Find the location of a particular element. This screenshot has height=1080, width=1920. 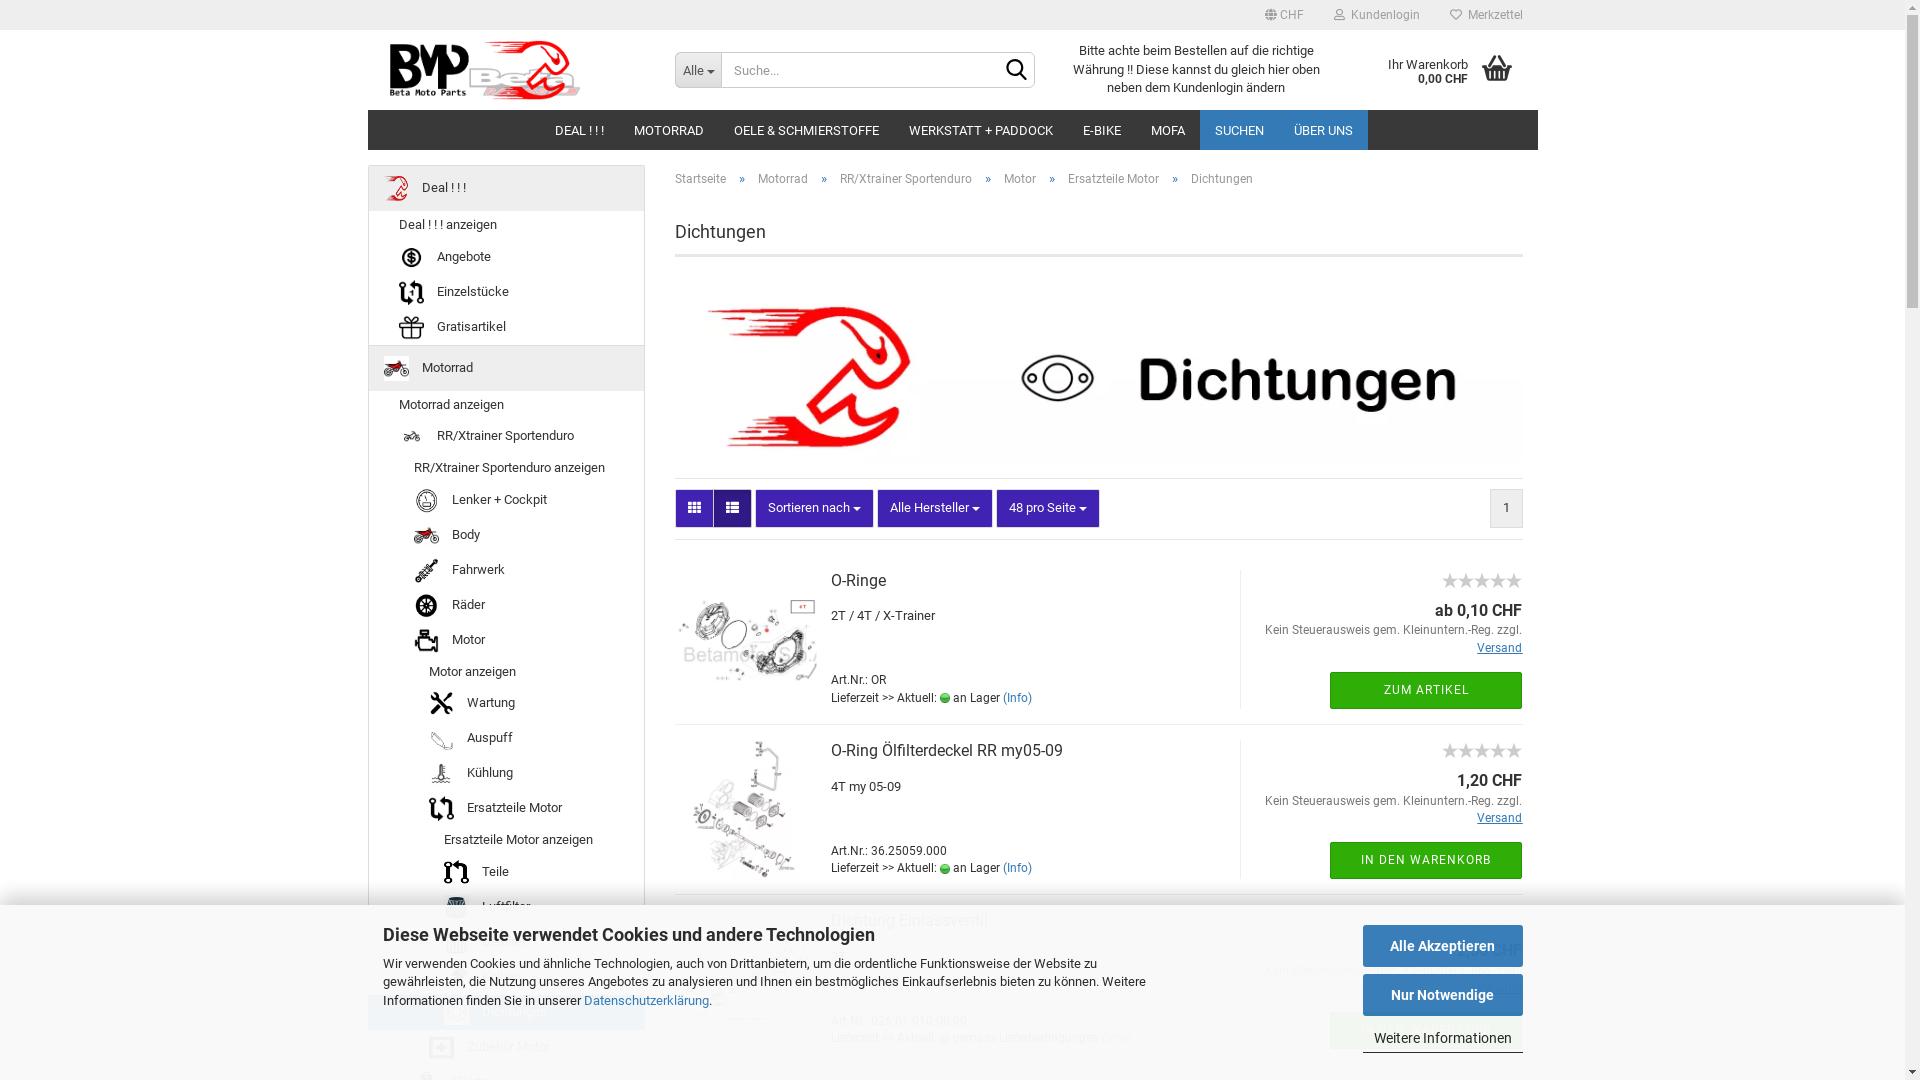

'IN DEN WARENKORB' is located at coordinates (1424, 859).